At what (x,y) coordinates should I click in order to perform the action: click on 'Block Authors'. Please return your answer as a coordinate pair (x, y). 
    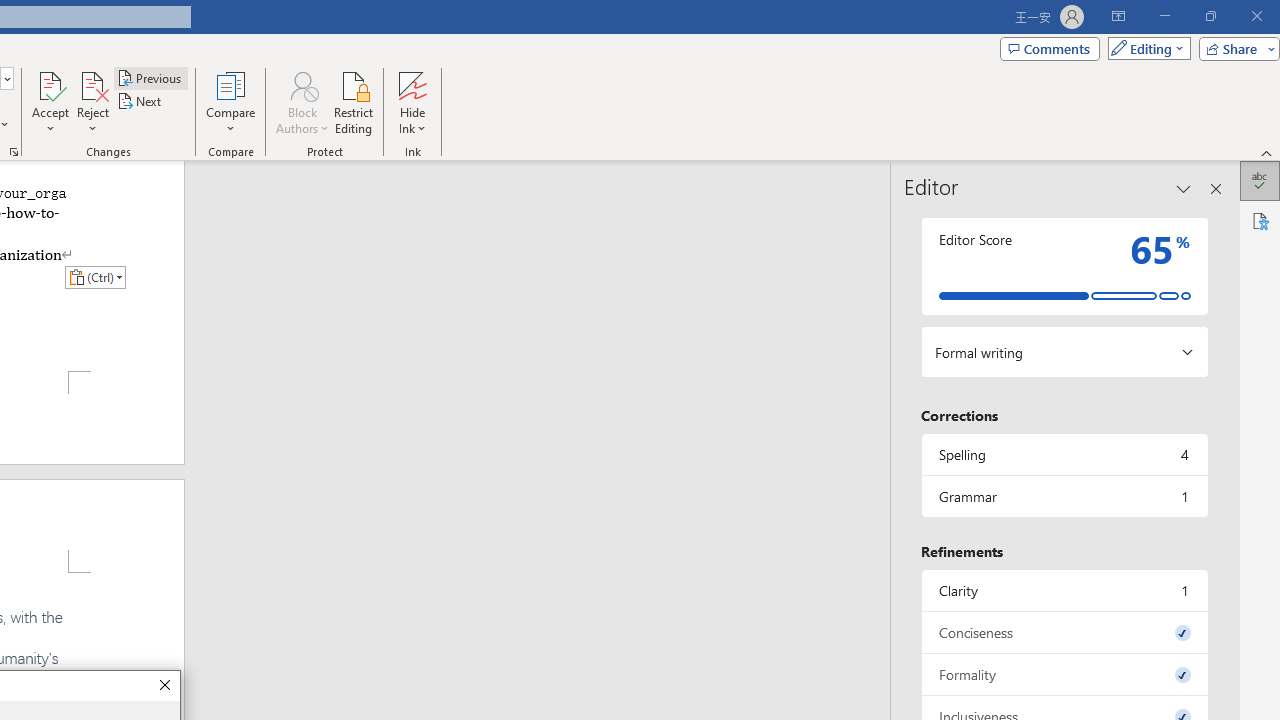
    Looking at the image, I should click on (301, 84).